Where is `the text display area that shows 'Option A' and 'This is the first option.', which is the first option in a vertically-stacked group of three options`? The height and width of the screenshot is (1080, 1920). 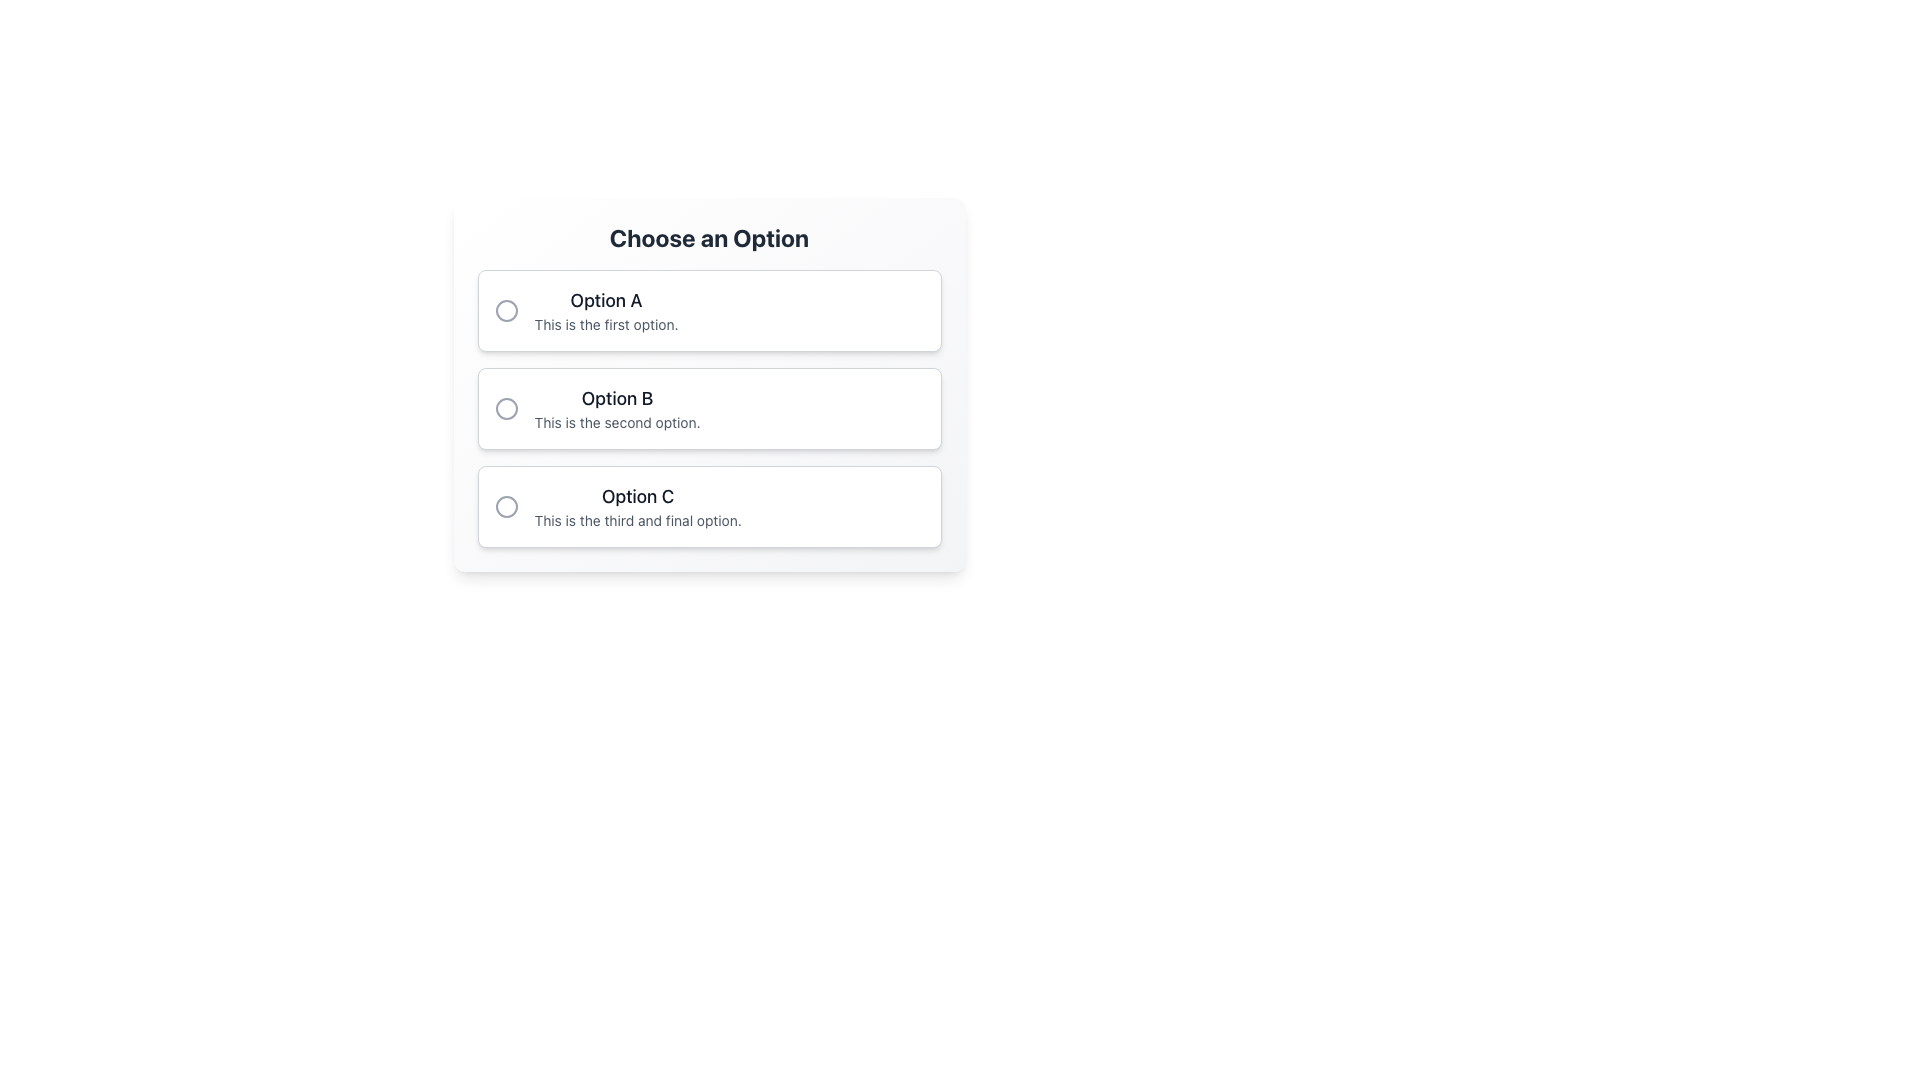 the text display area that shows 'Option A' and 'This is the first option.', which is the first option in a vertically-stacked group of three options is located at coordinates (605, 311).